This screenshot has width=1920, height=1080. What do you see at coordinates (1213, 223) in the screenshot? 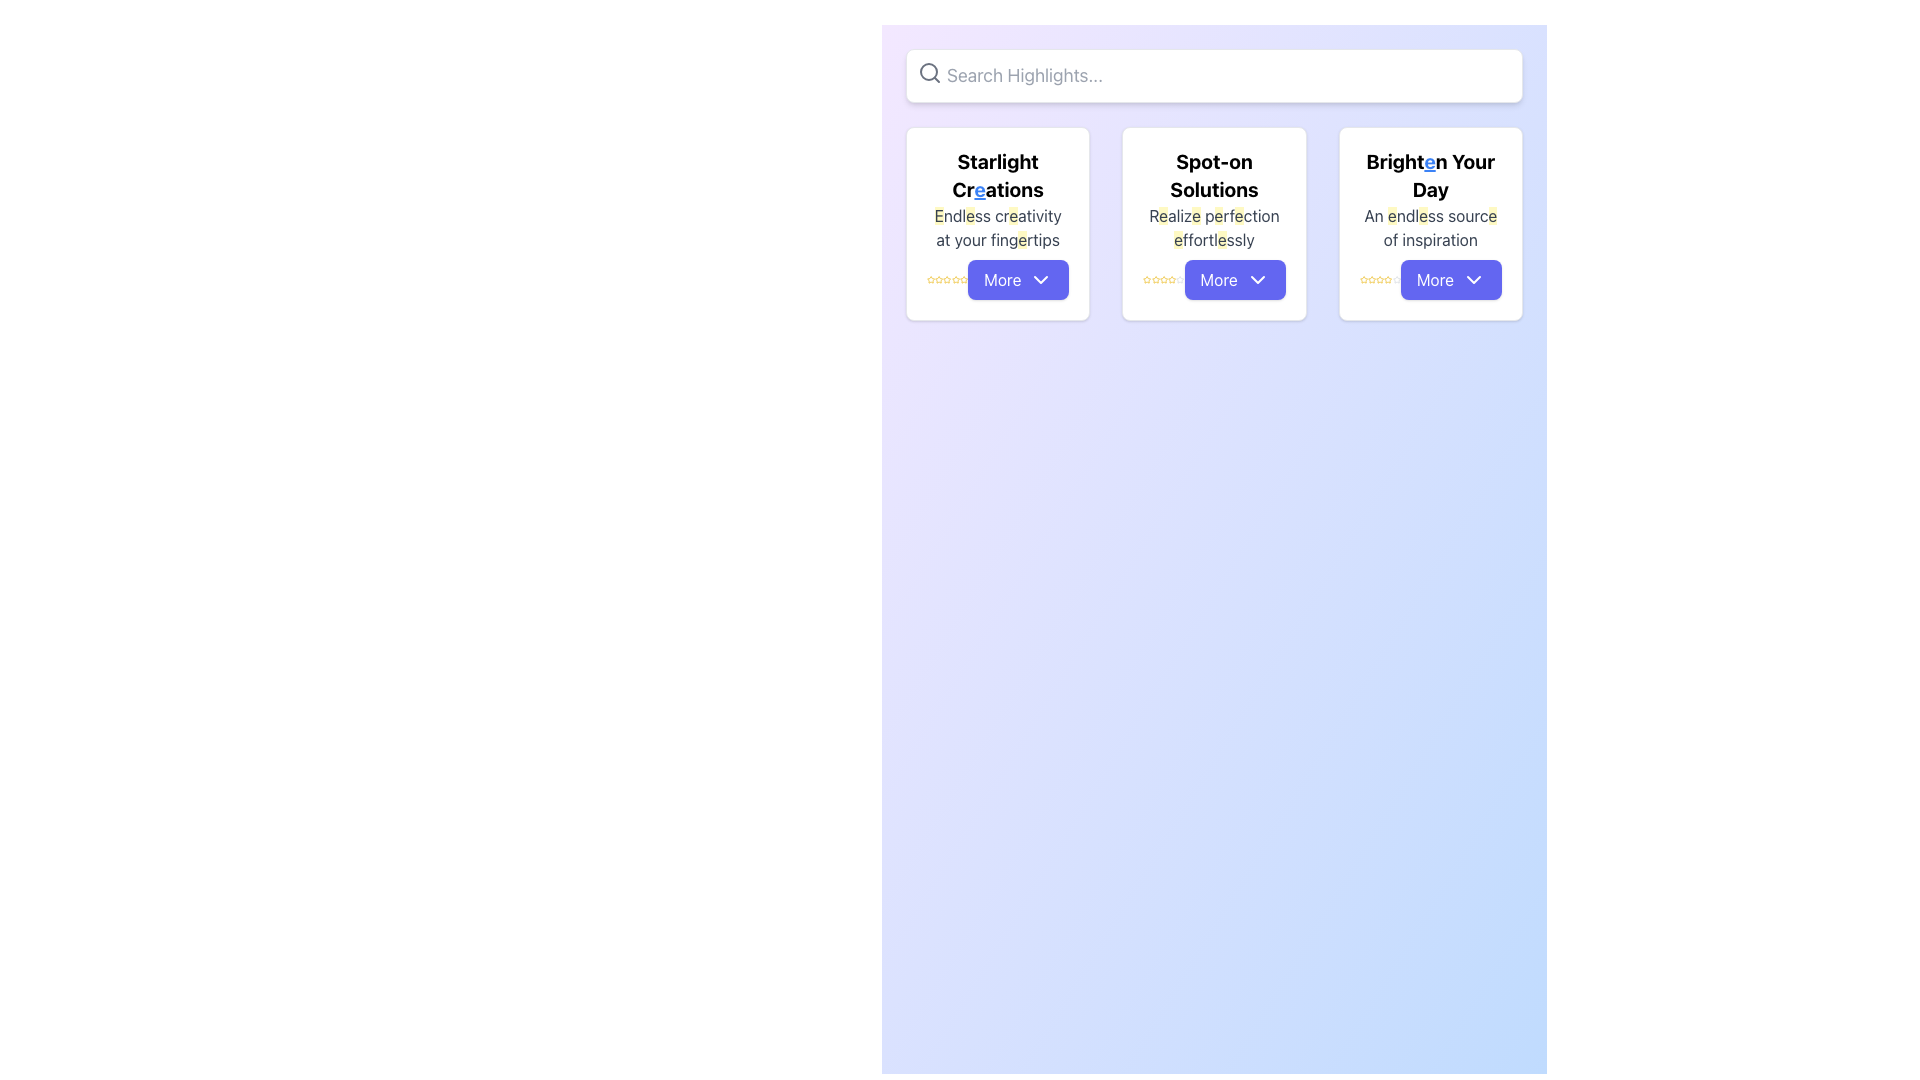
I see `the Card component titled 'Spot-on Solutions', which features a subtitle, star rating, and a button labeled 'More'. This card is located in the second column of a three-column grid layout, positioned between 'Starlight Creations' and 'Brighten Your Day'` at bounding box center [1213, 223].